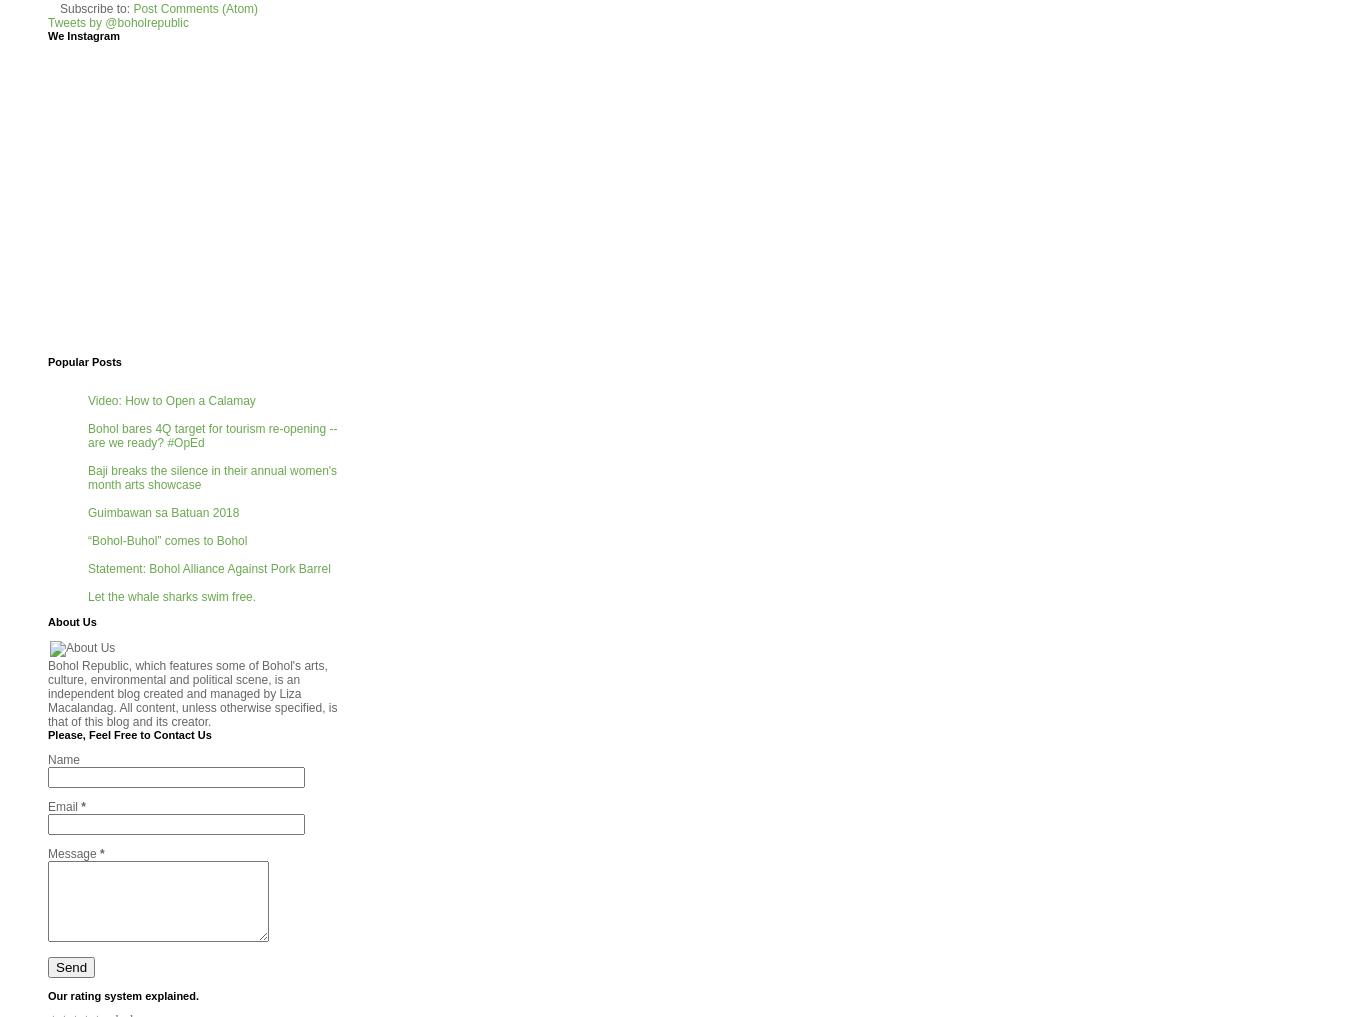  I want to click on 'Guimbawan sa Batuan 2018', so click(163, 512).